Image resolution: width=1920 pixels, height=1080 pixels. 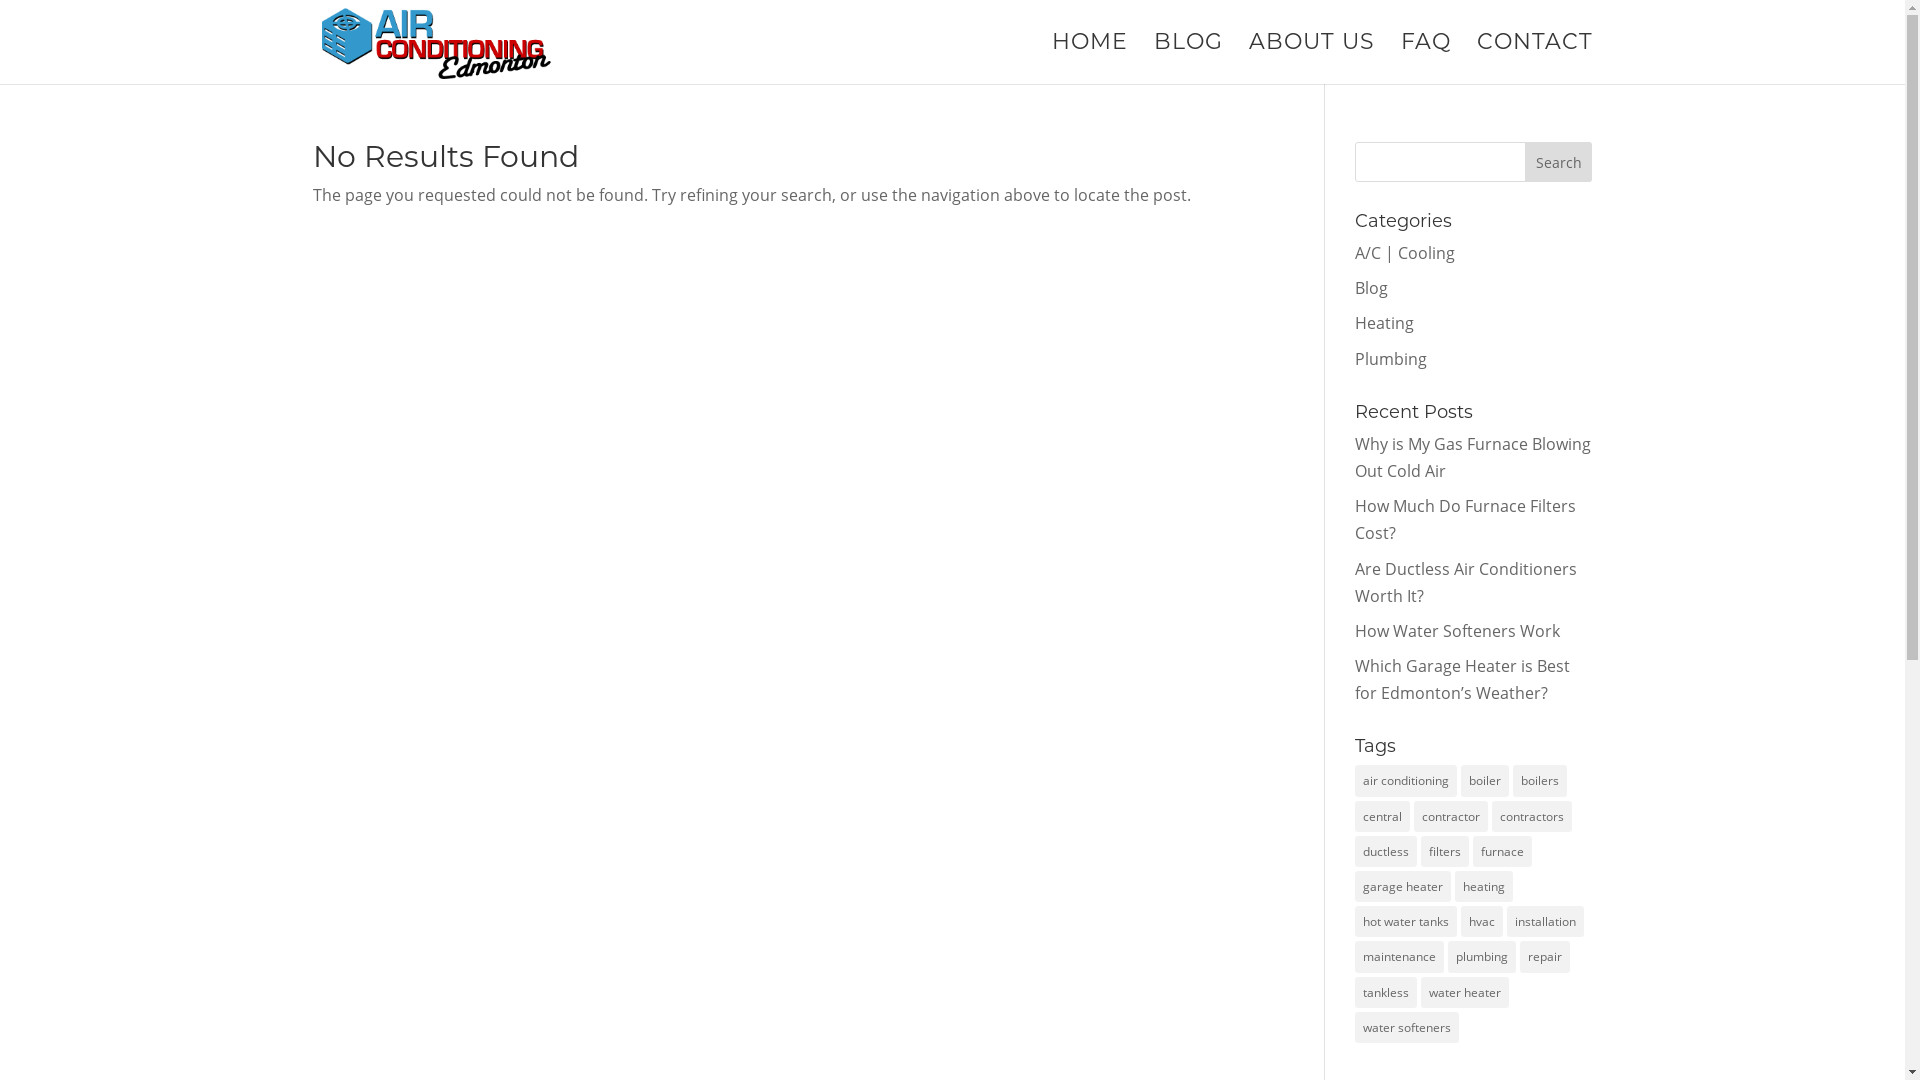 What do you see at coordinates (1539, 779) in the screenshot?
I see `'boilers'` at bounding box center [1539, 779].